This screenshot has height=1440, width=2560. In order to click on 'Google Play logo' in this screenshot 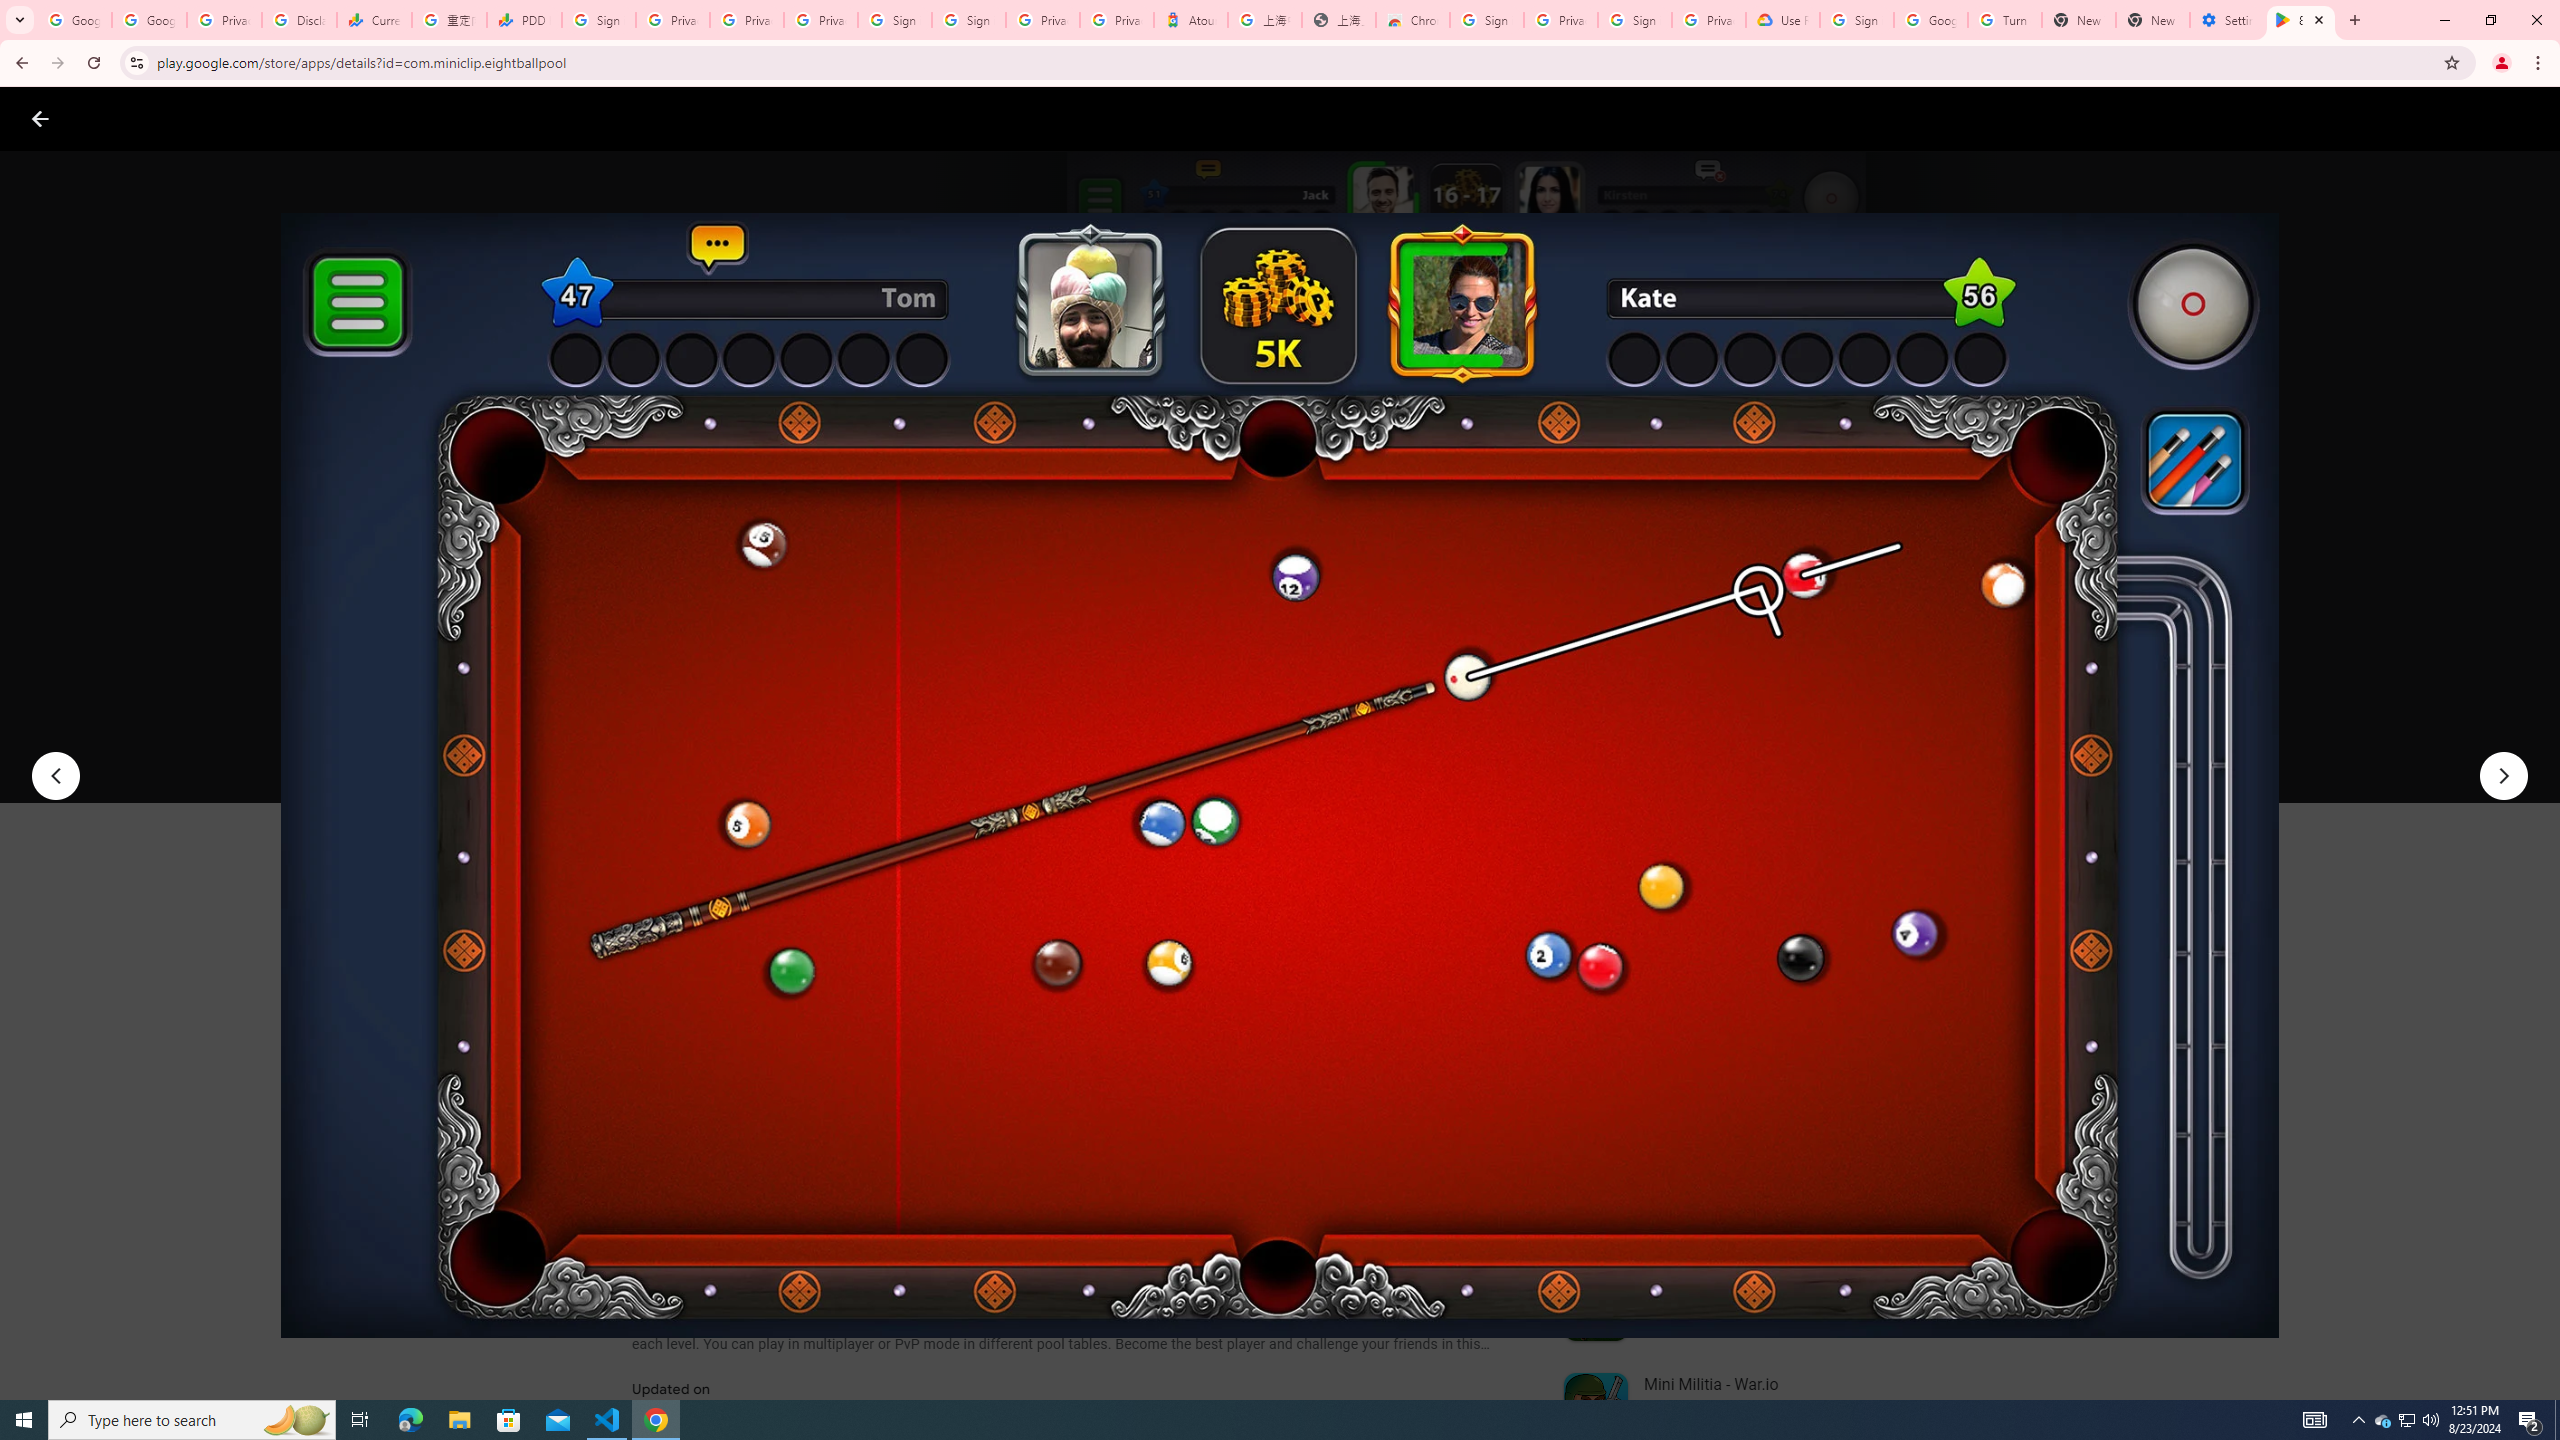, I will do `click(111, 118)`.